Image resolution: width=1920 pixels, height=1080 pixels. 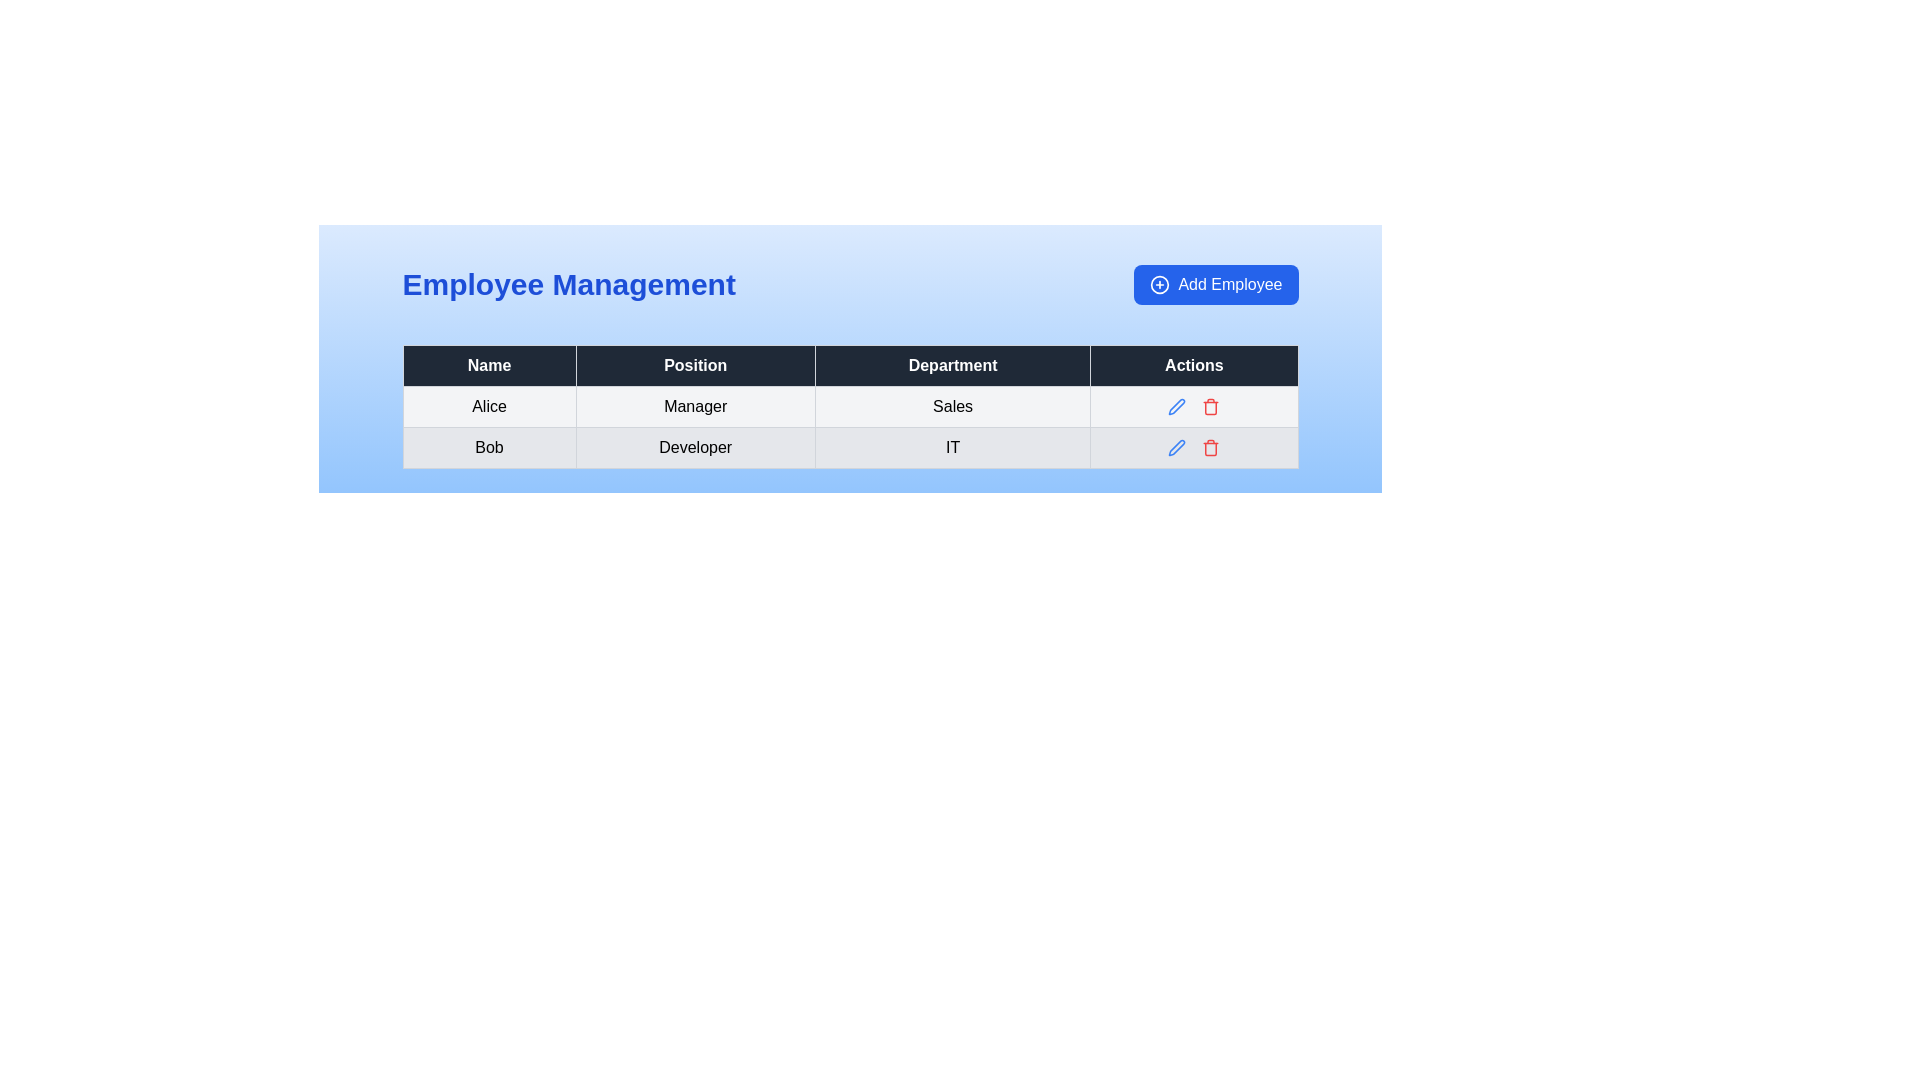 I want to click on the 'Actions' table header cell, which is the last column header in a table that includes 'Name', 'Position', and 'Department' columns, located at the top of the table, so click(x=1194, y=366).